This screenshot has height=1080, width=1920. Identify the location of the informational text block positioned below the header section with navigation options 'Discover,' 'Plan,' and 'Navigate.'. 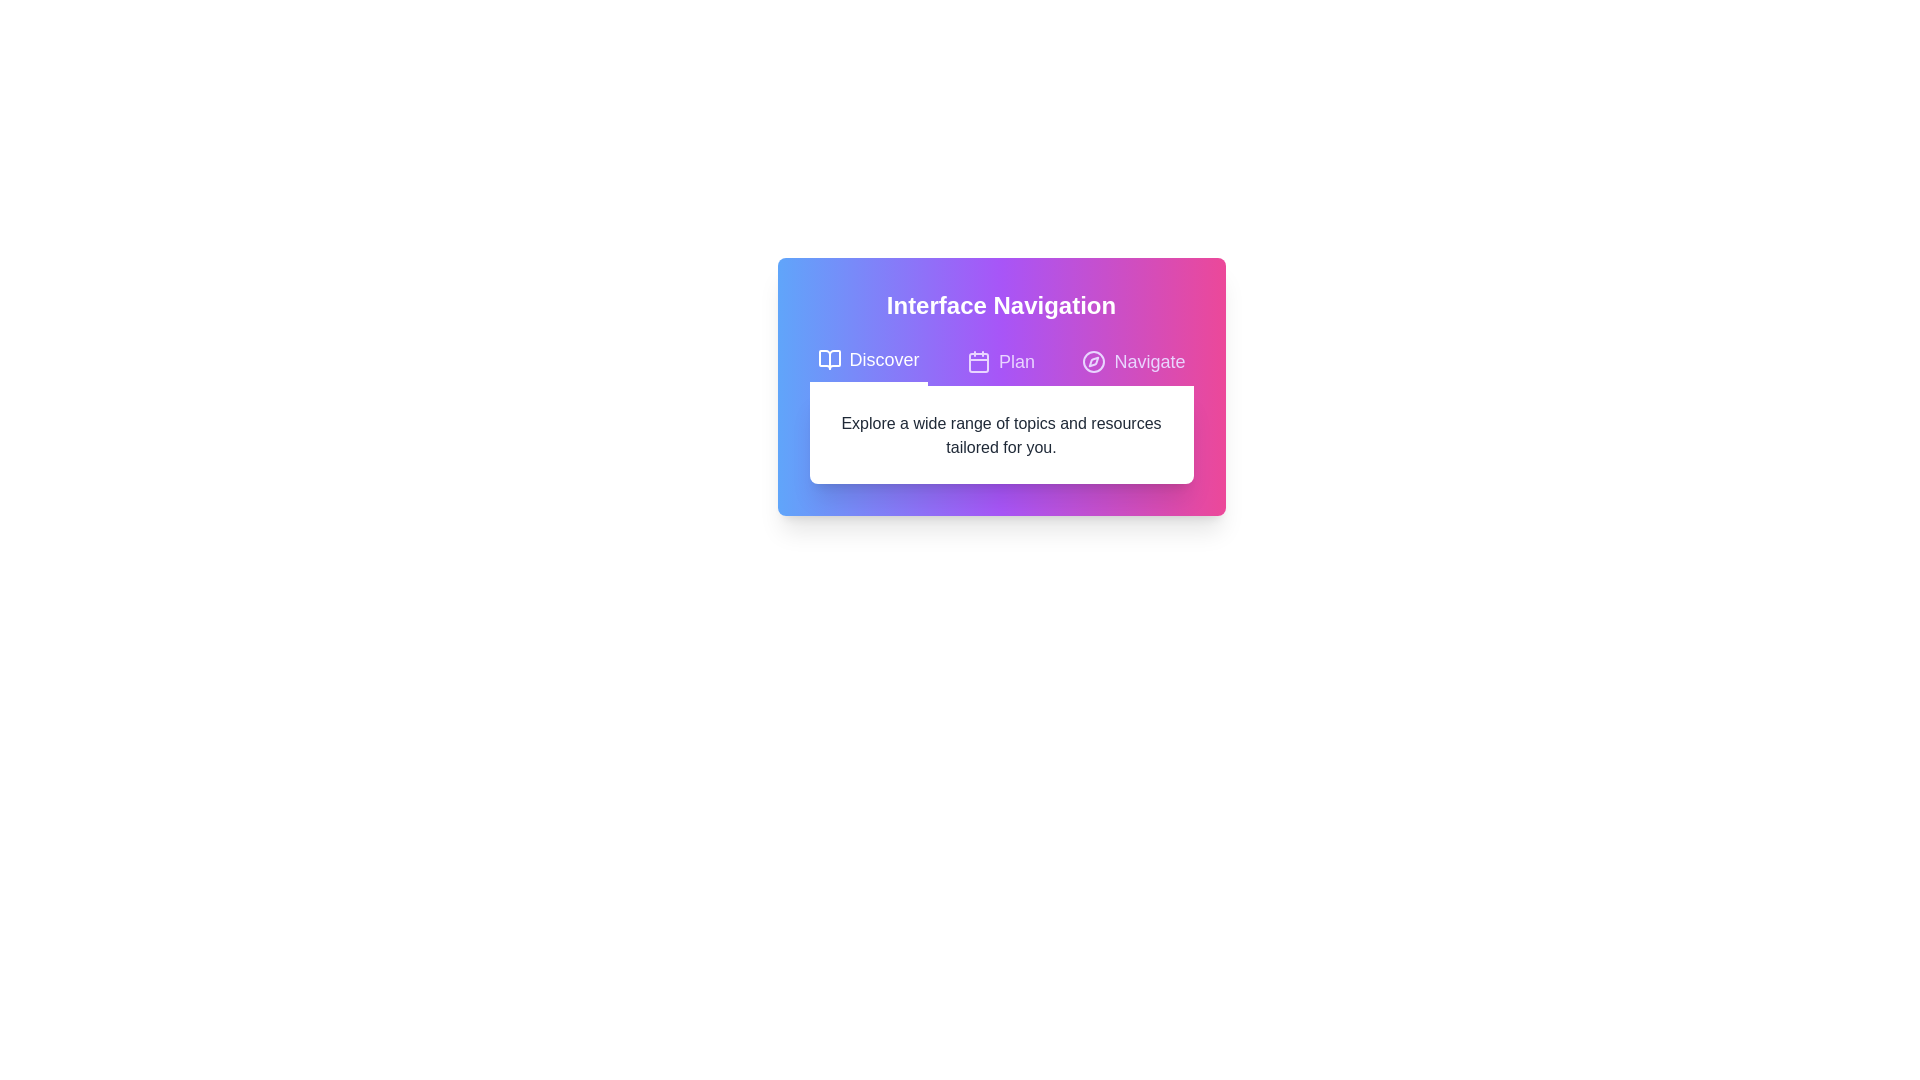
(1001, 434).